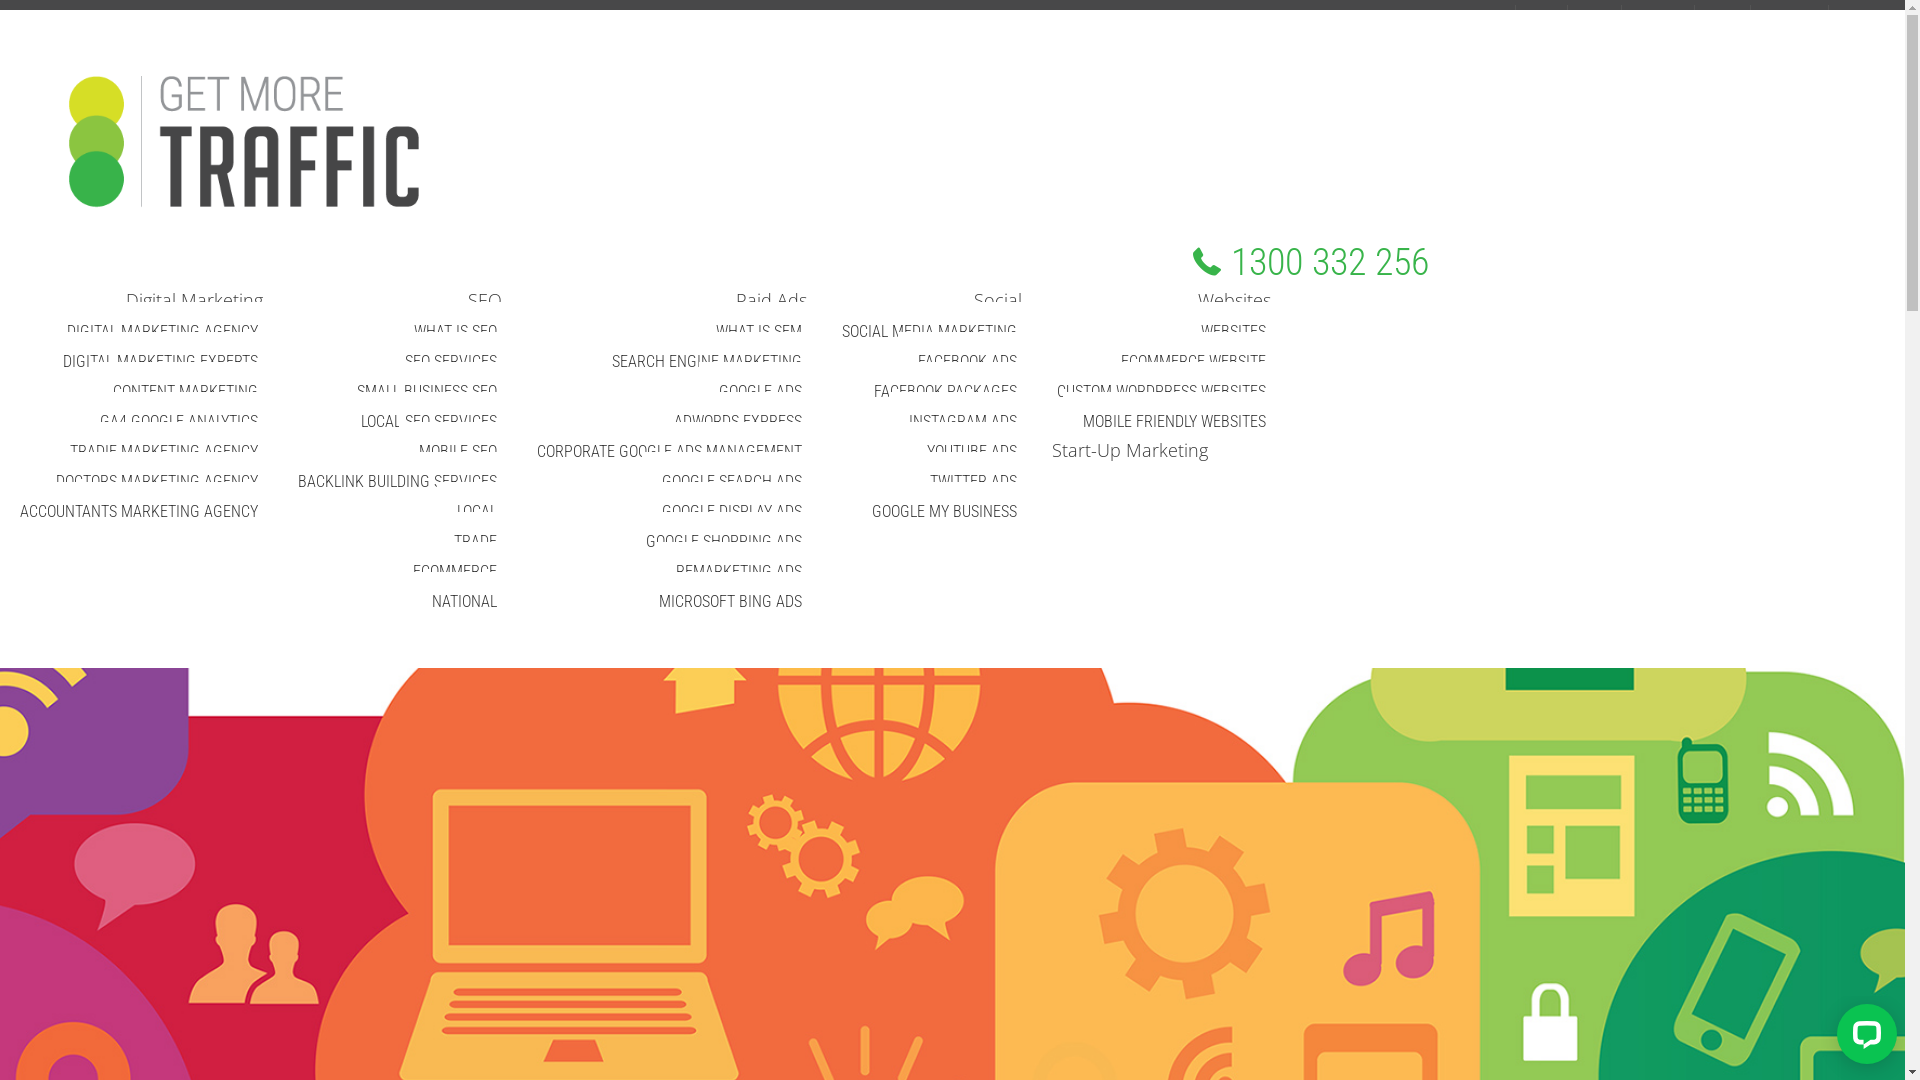  What do you see at coordinates (160, 361) in the screenshot?
I see `'DIGITAL MARKETING EXPERTS'` at bounding box center [160, 361].